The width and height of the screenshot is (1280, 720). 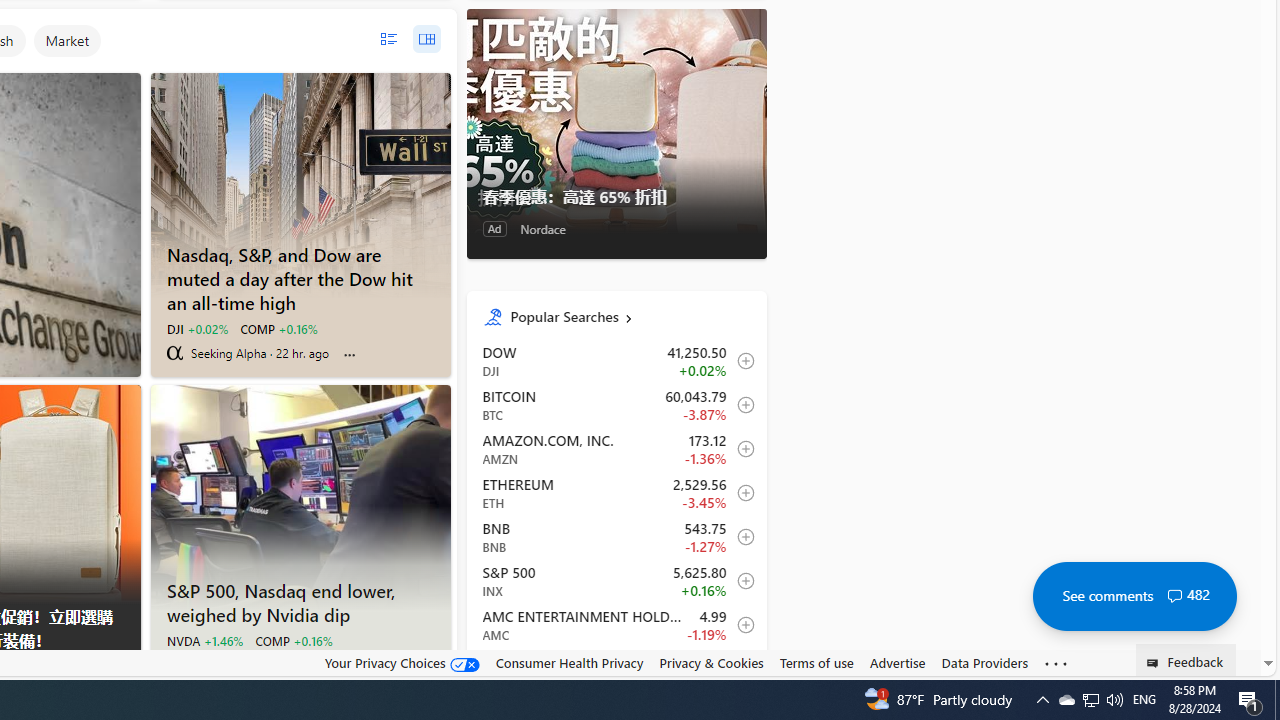 What do you see at coordinates (896, 663) in the screenshot?
I see `'Advertise'` at bounding box center [896, 663].